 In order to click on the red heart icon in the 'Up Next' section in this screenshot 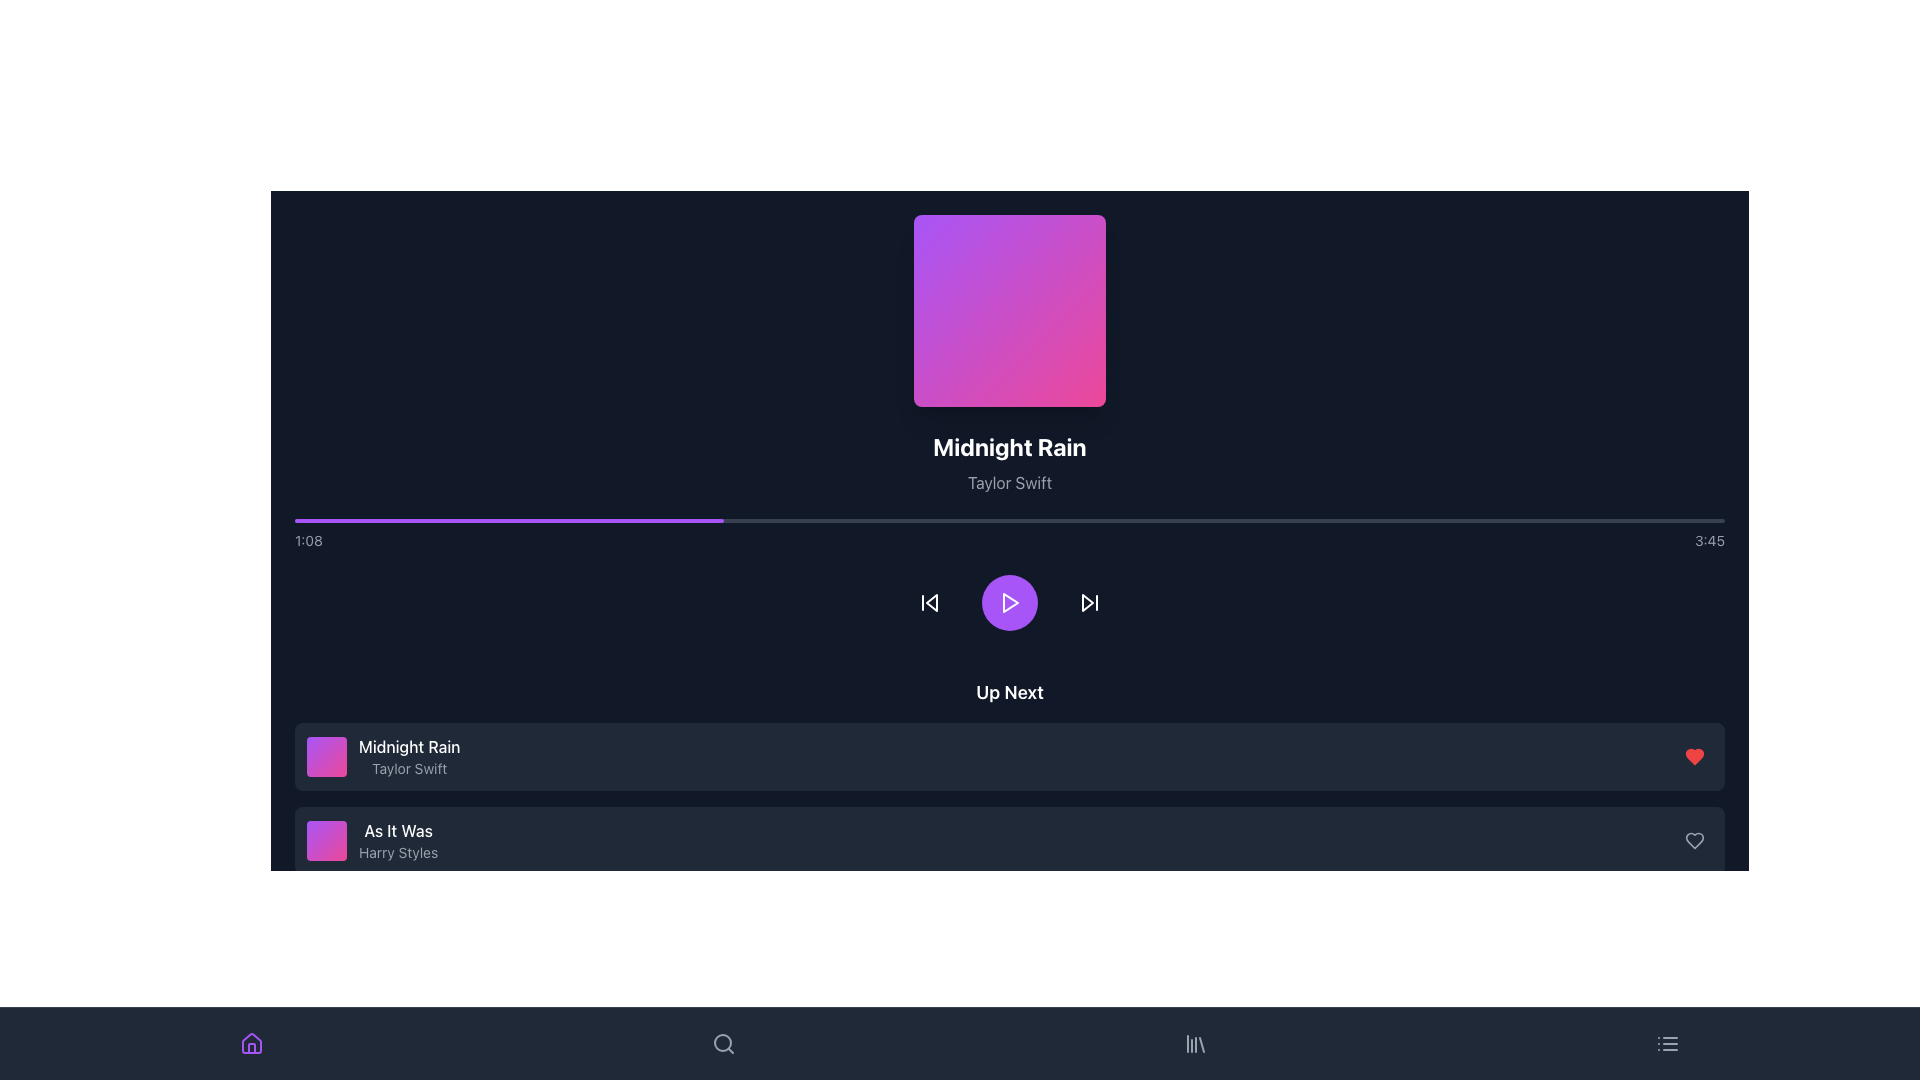, I will do `click(1693, 756)`.